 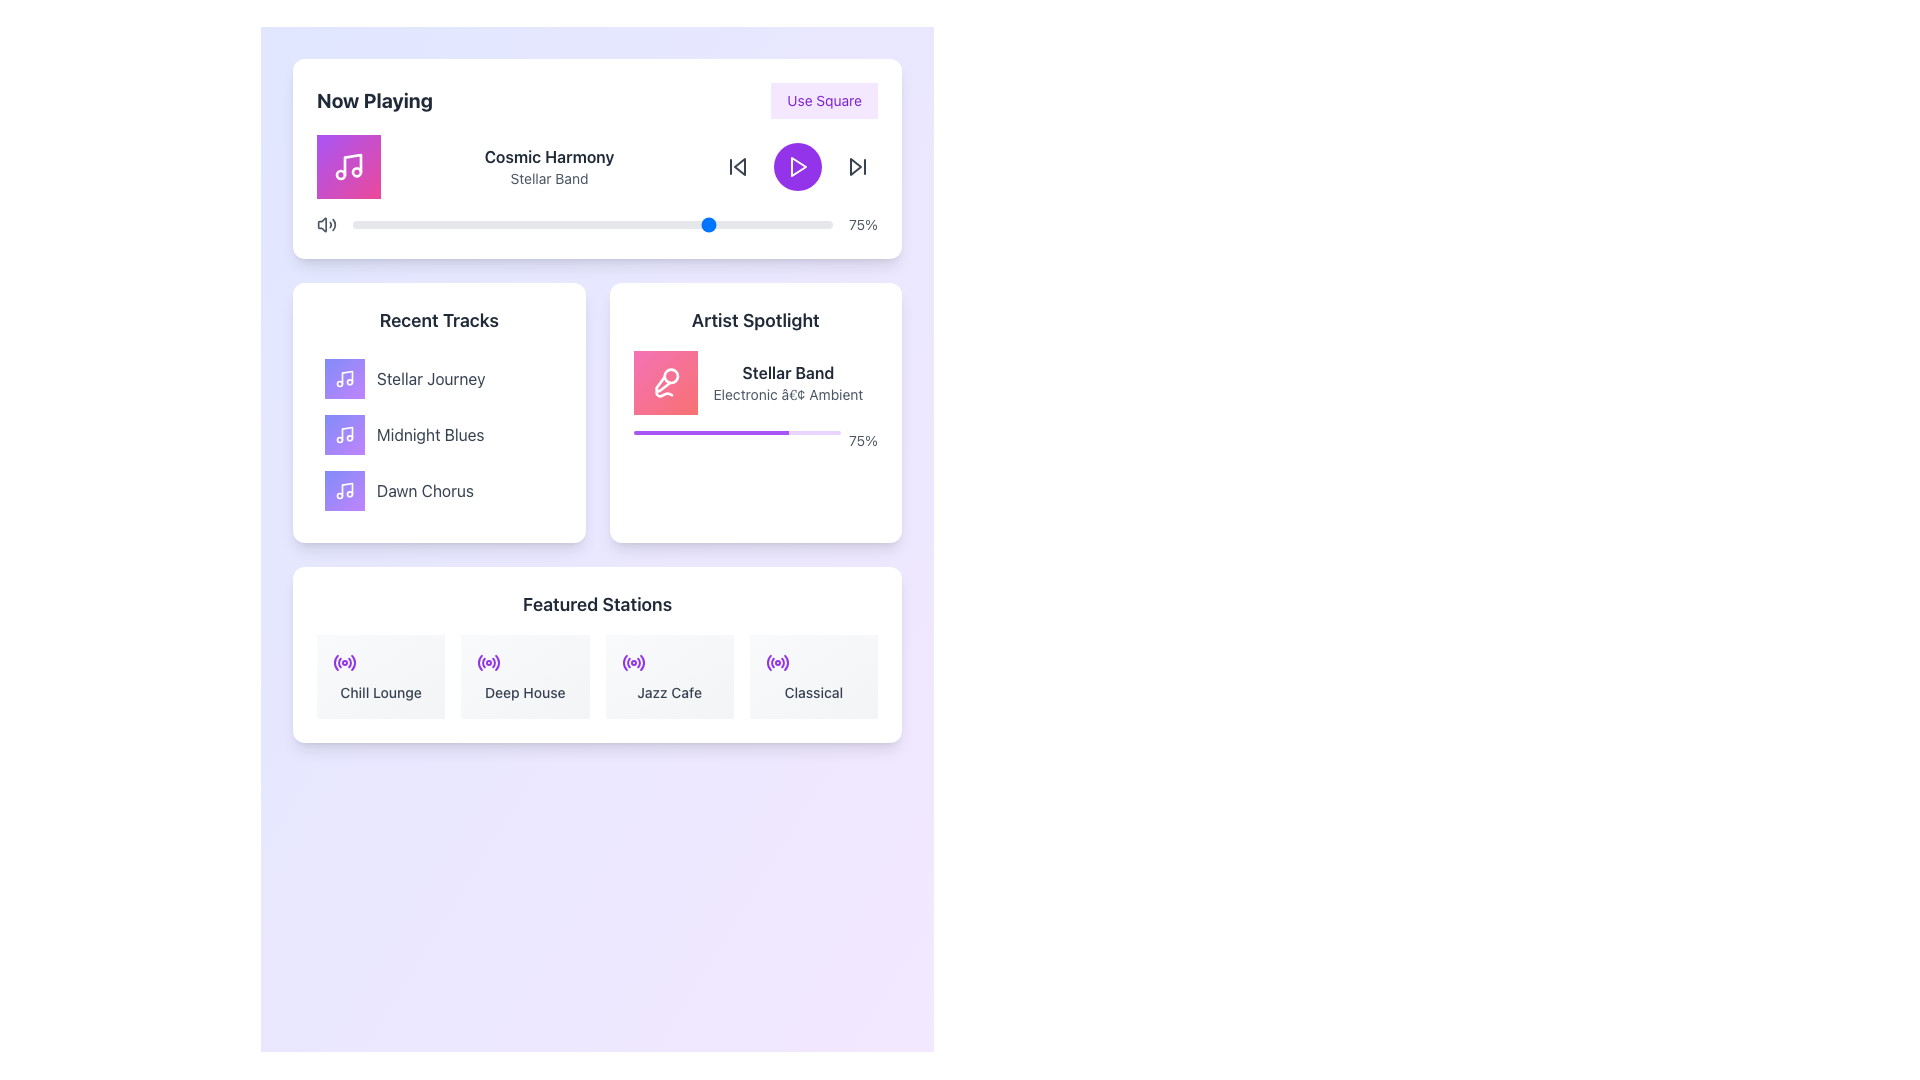 What do you see at coordinates (438, 490) in the screenshot?
I see `the list item displaying the text 'Dawn Chorus' with a musical note icon` at bounding box center [438, 490].